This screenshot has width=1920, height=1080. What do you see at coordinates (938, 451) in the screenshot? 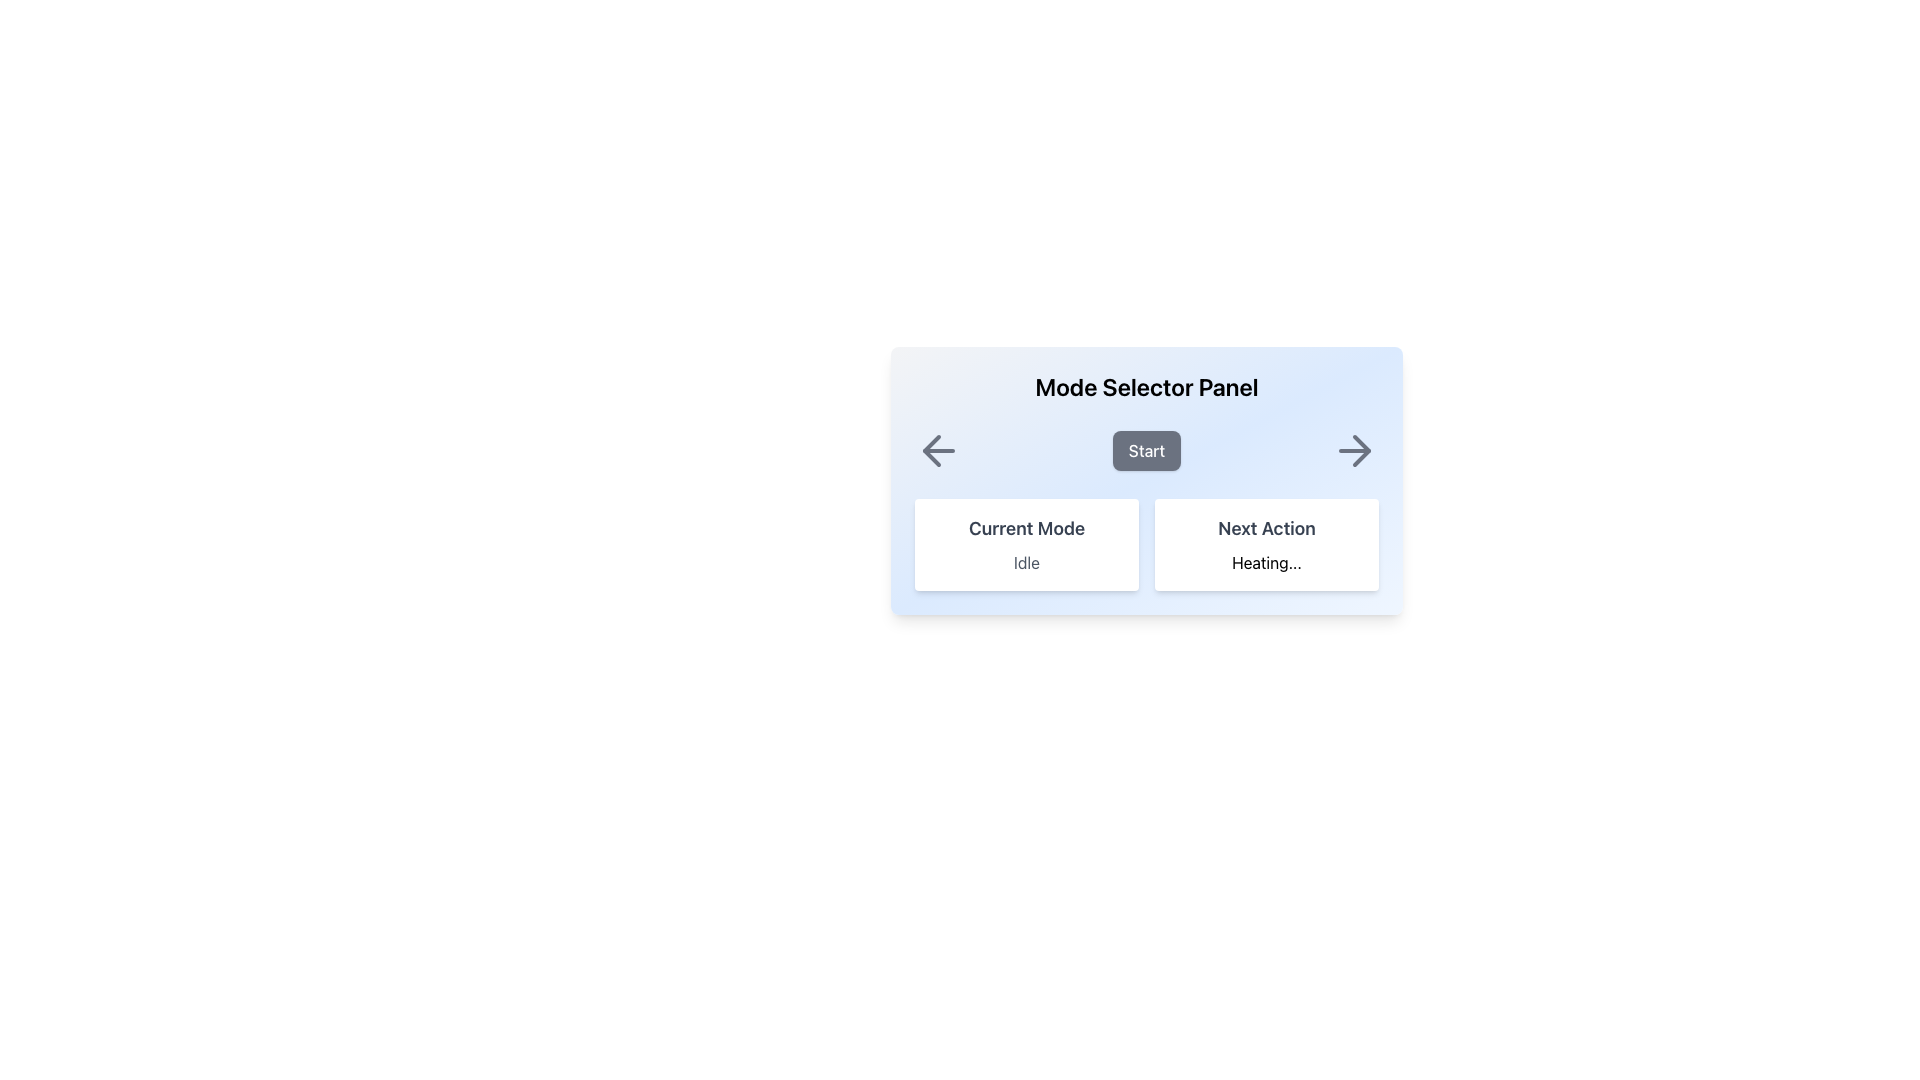
I see `the left-pointing gray arrow icon located near the upper-left corner of the mode selector panel` at bounding box center [938, 451].